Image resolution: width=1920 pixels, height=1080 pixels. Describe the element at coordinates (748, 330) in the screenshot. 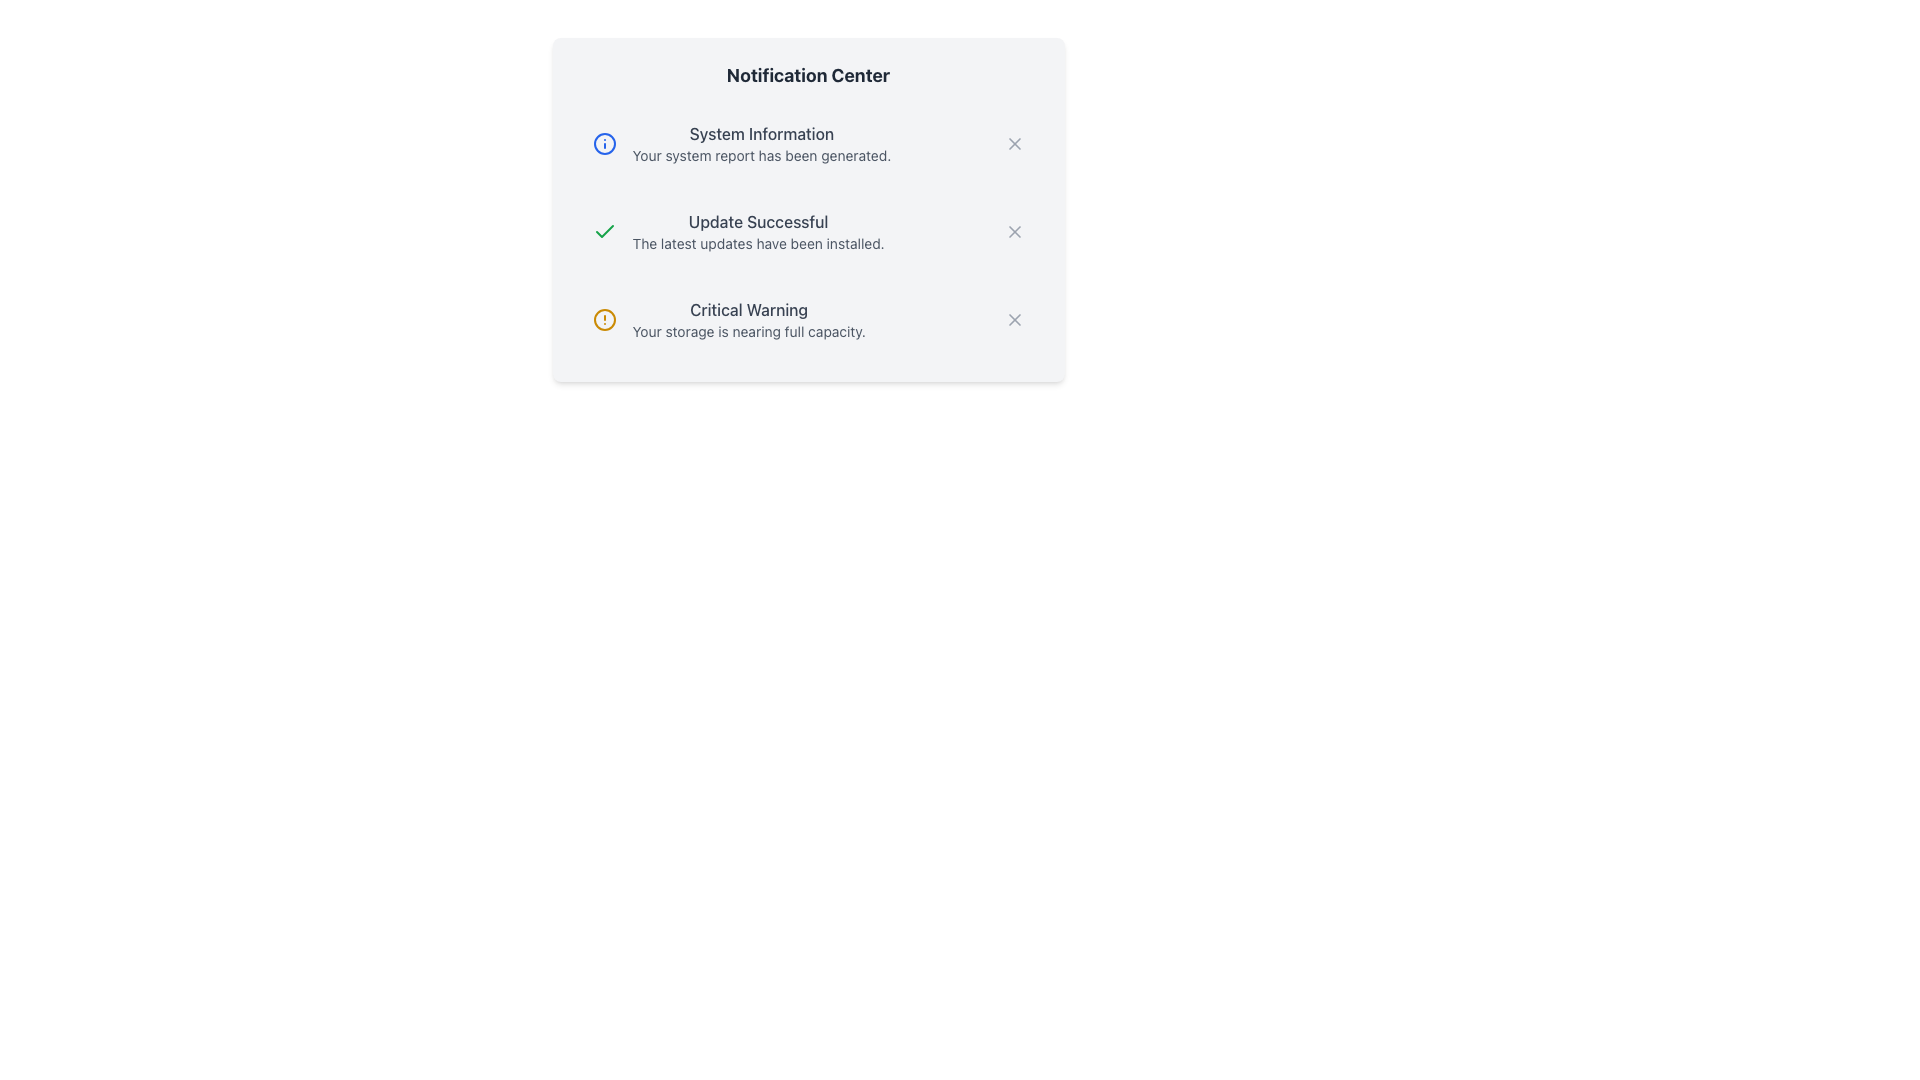

I see `the text label that reads 'Your storage is nearing full capacity.' which is styled with a smaller font size and gray color, located below the 'Critical Warning' text in the notification panel` at that location.